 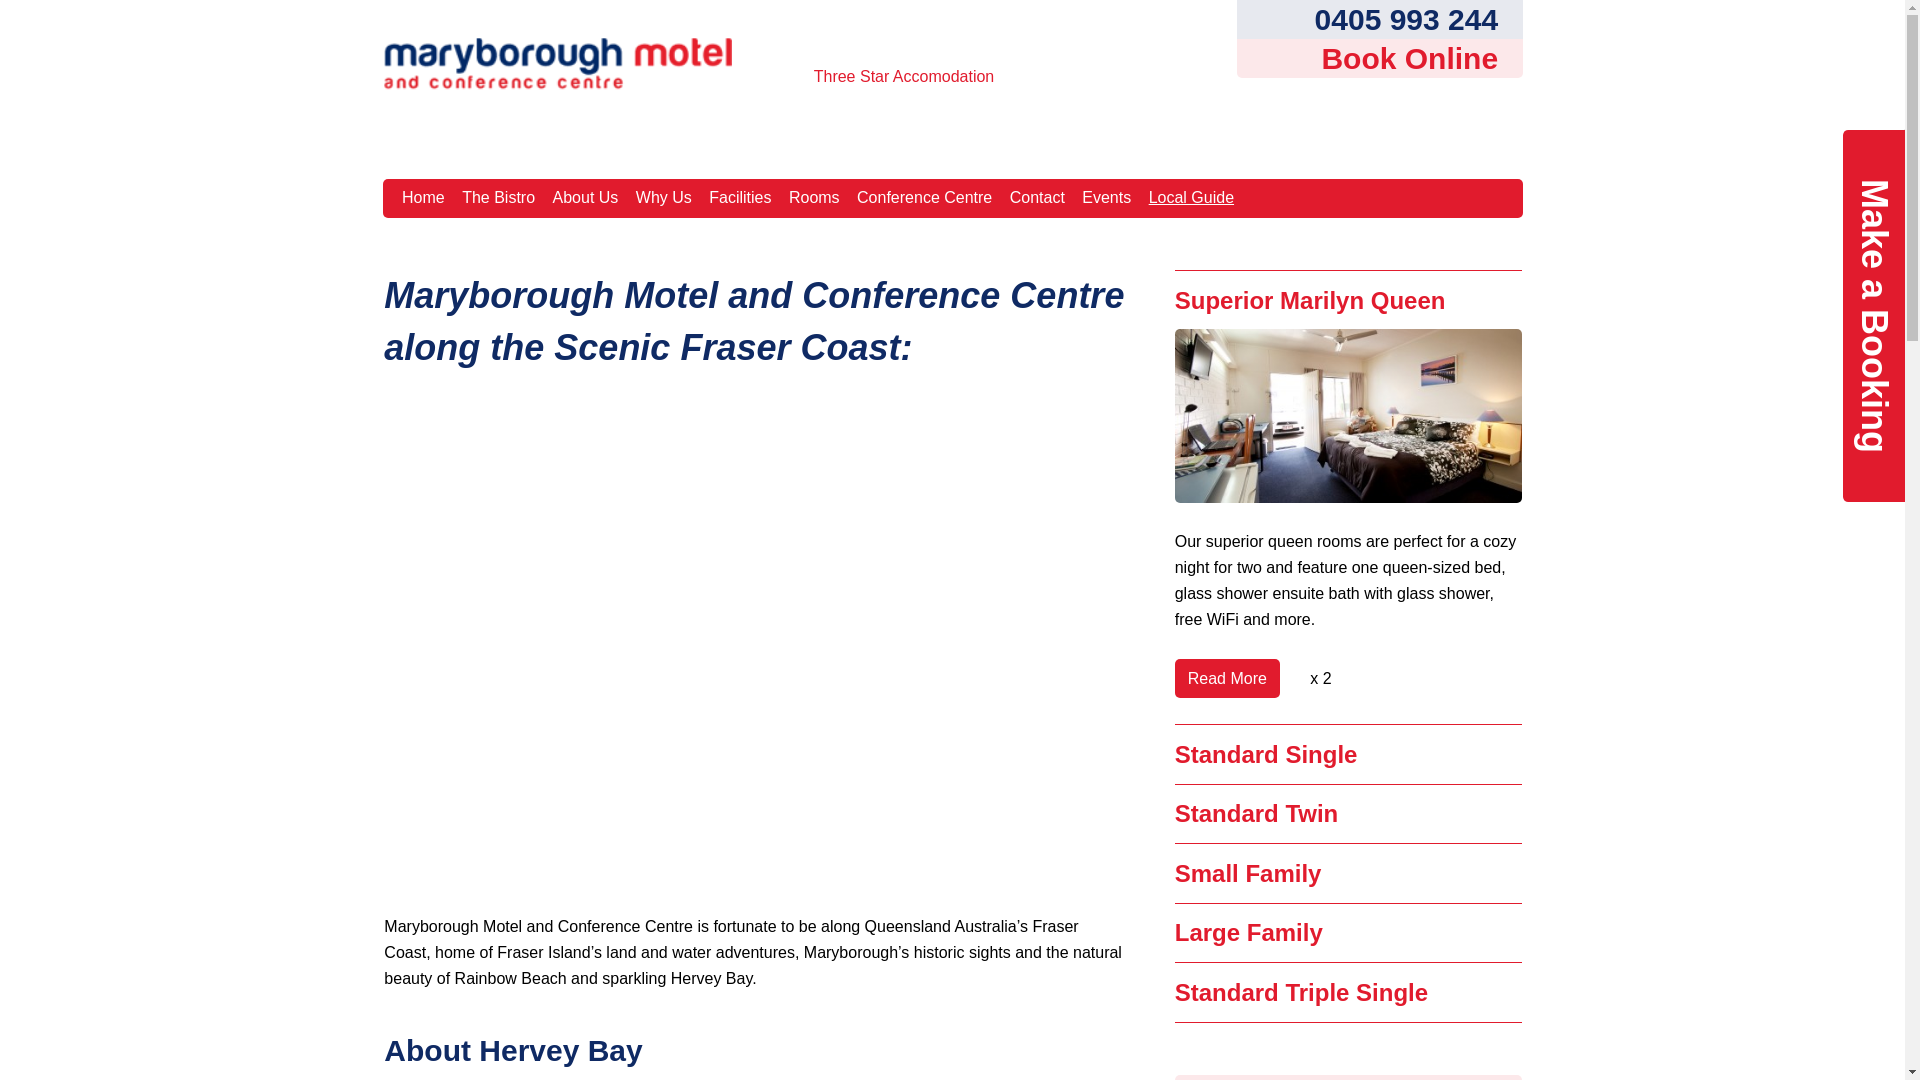 What do you see at coordinates (702, 198) in the screenshot?
I see `'Facilities'` at bounding box center [702, 198].